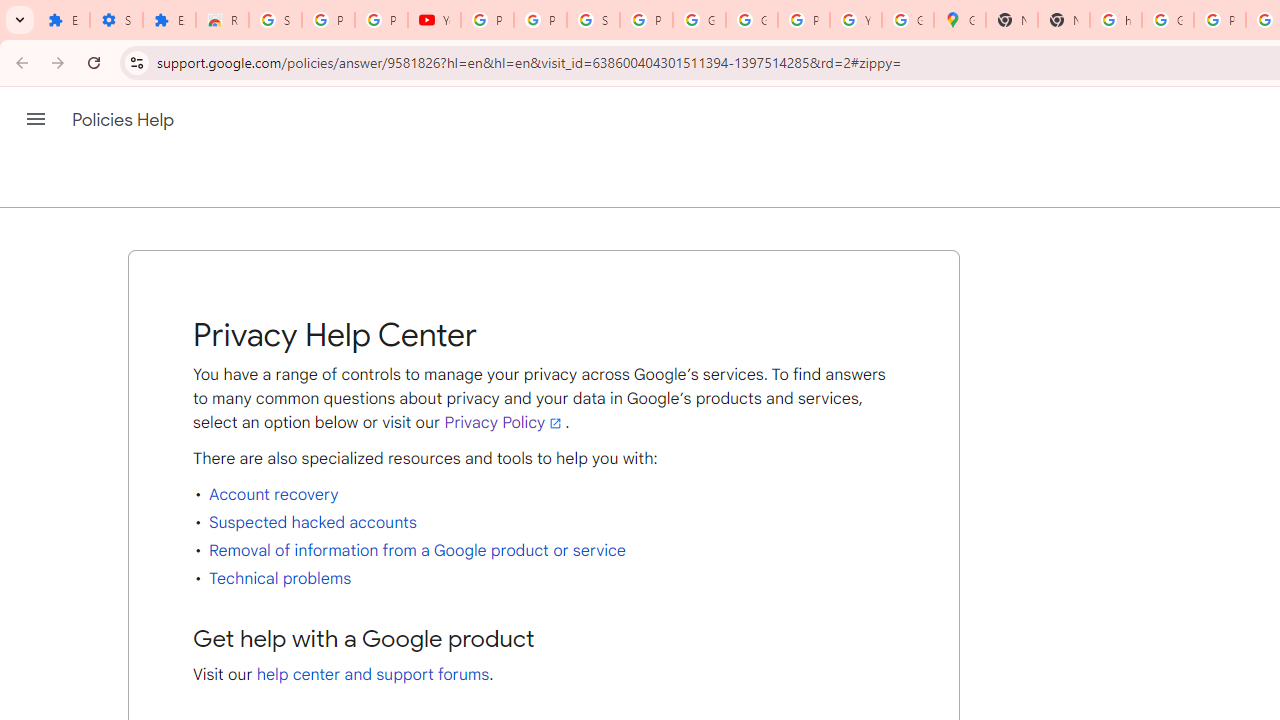 This screenshot has width=1280, height=720. I want to click on 'Extensions', so click(63, 20).